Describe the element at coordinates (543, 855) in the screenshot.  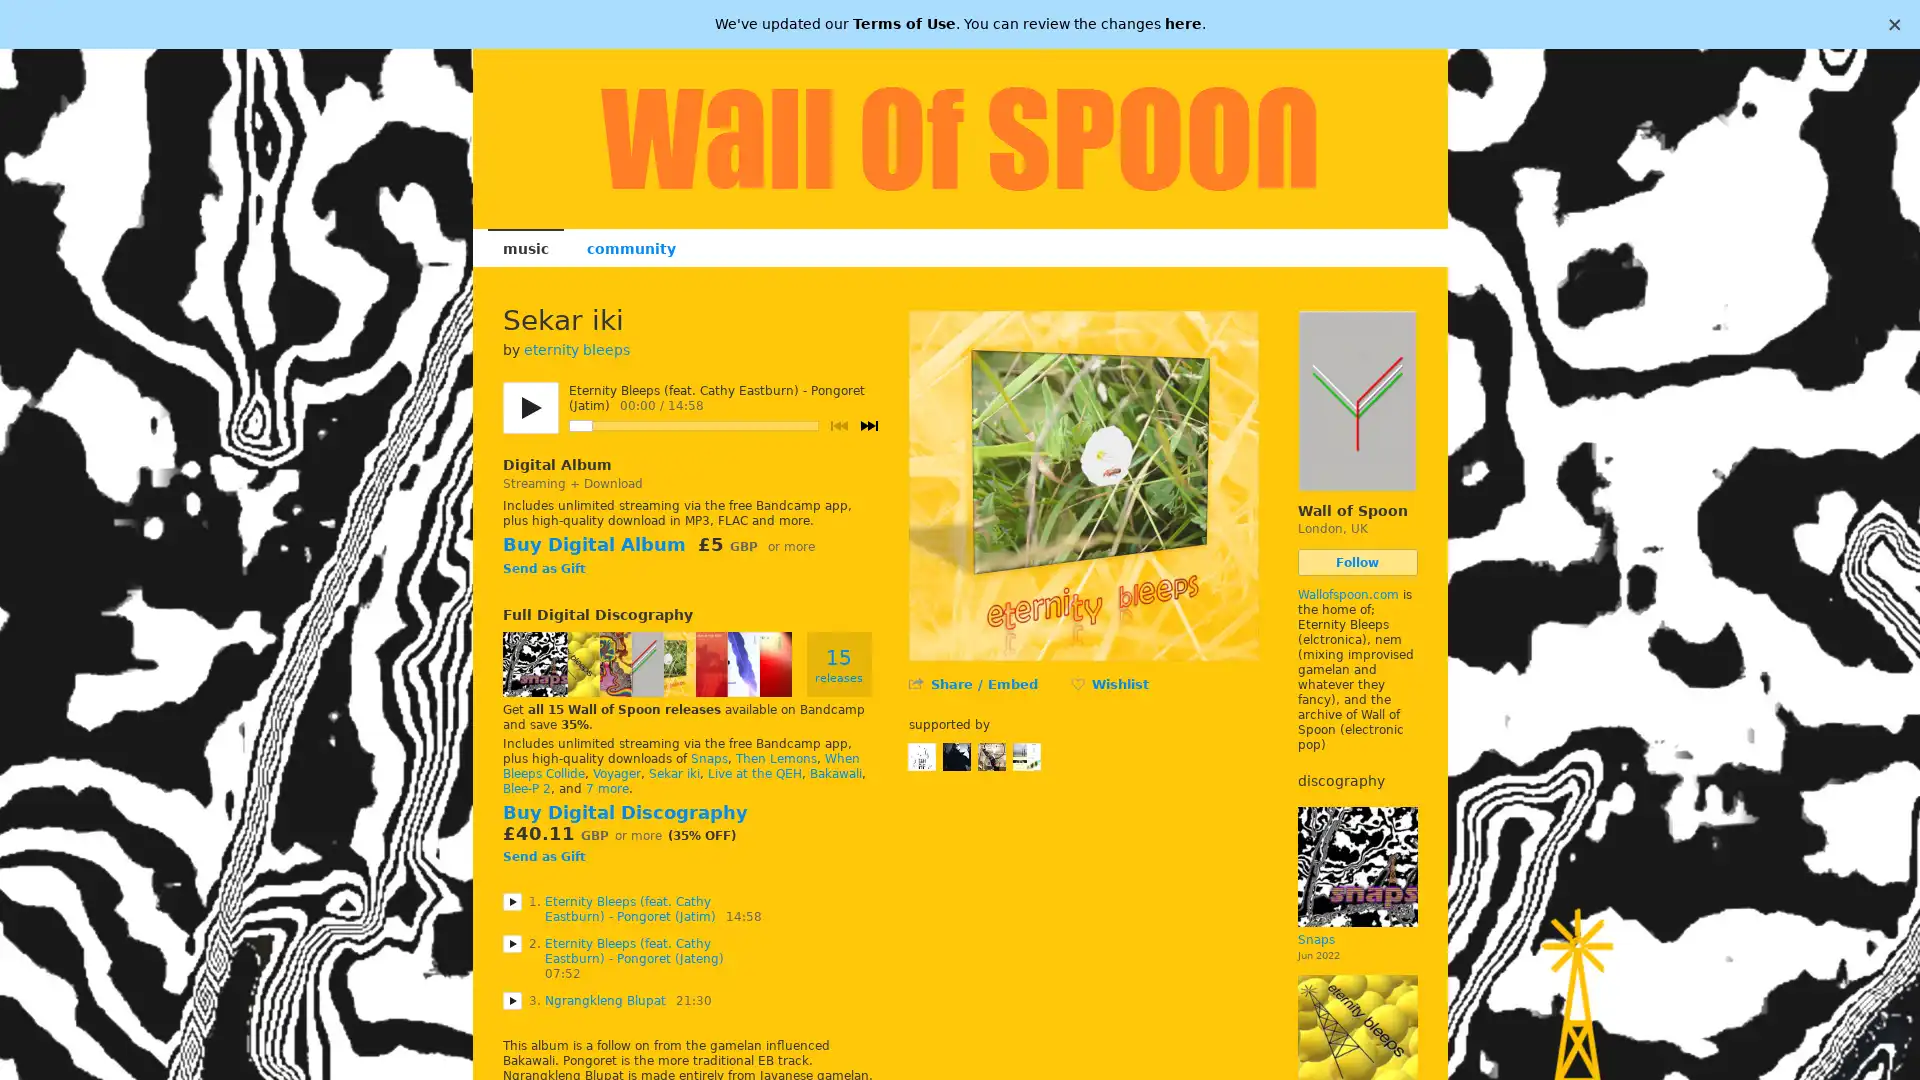
I see `Send as Gift` at that location.